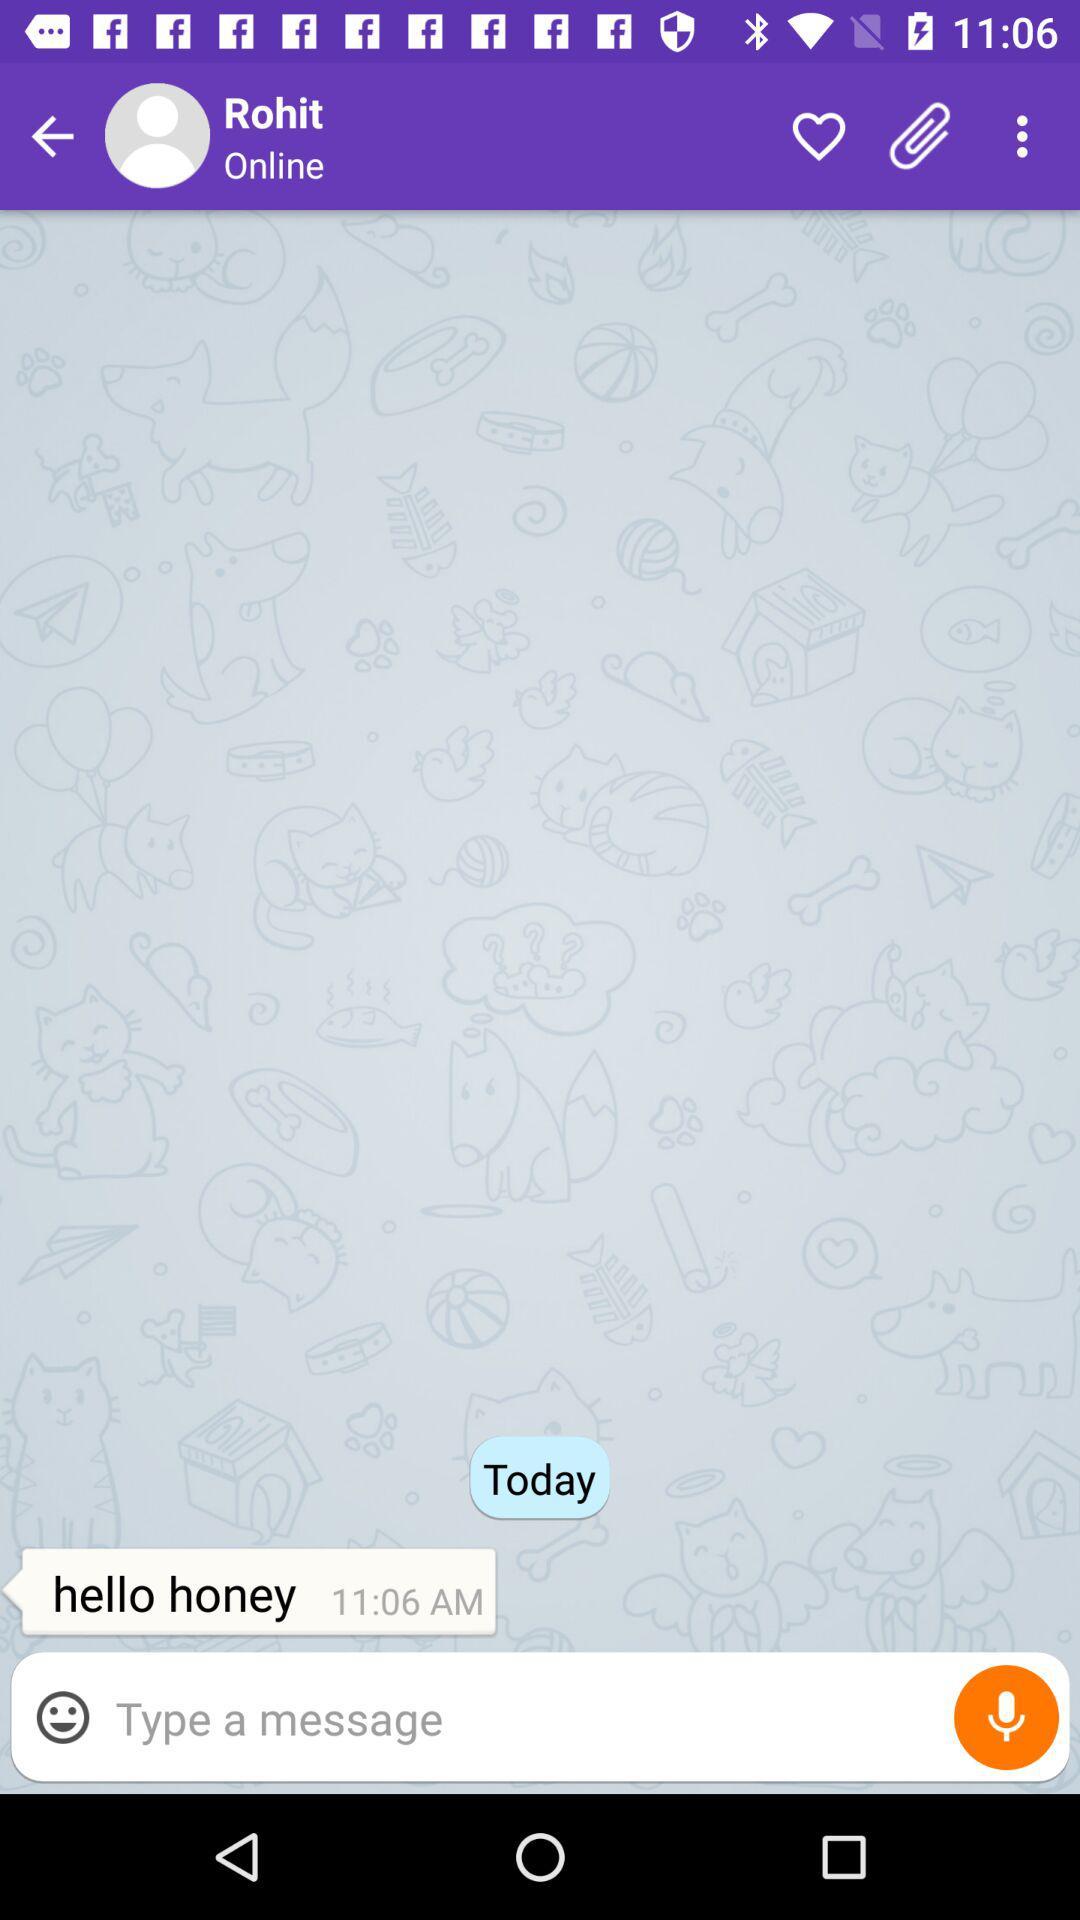 This screenshot has width=1080, height=1920. I want to click on input by speech, so click(1006, 1716).